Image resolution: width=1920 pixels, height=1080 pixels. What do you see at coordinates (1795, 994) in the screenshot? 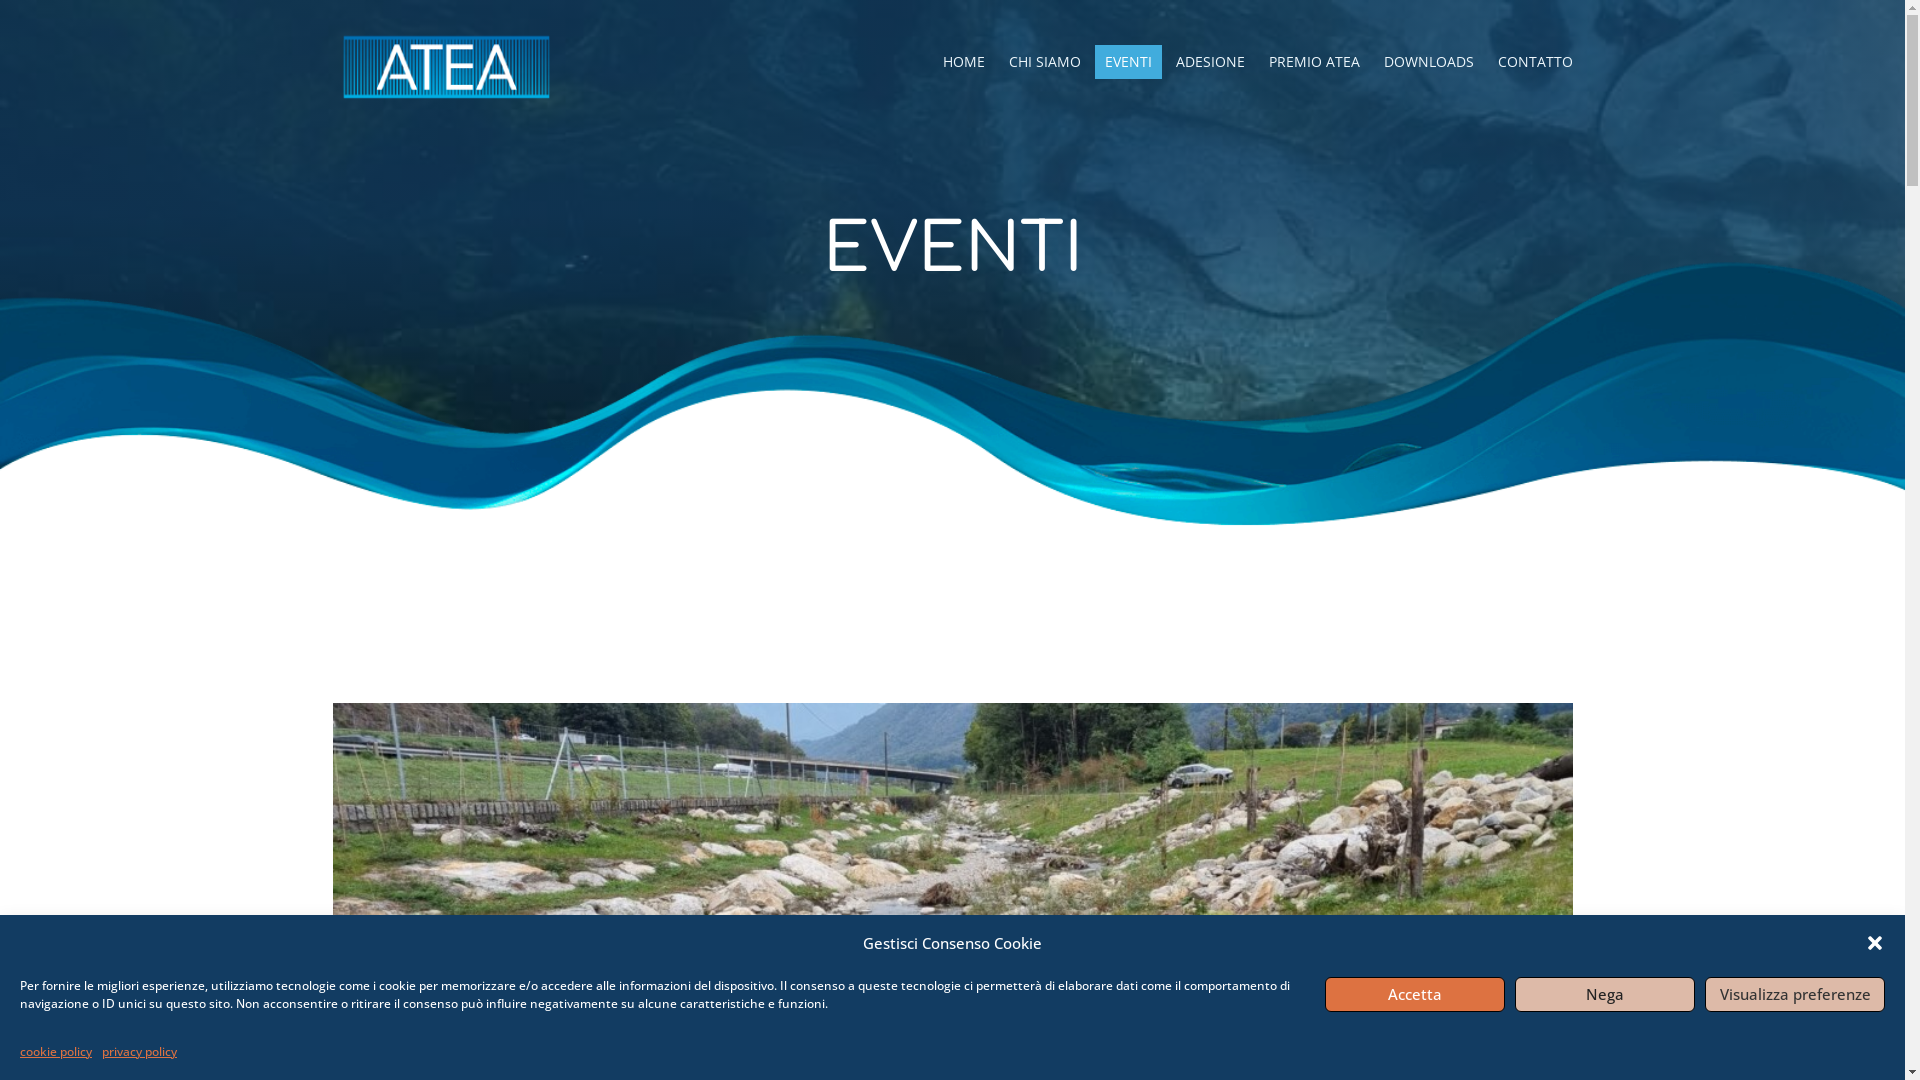
I see `'Visualizza preferenze'` at bounding box center [1795, 994].